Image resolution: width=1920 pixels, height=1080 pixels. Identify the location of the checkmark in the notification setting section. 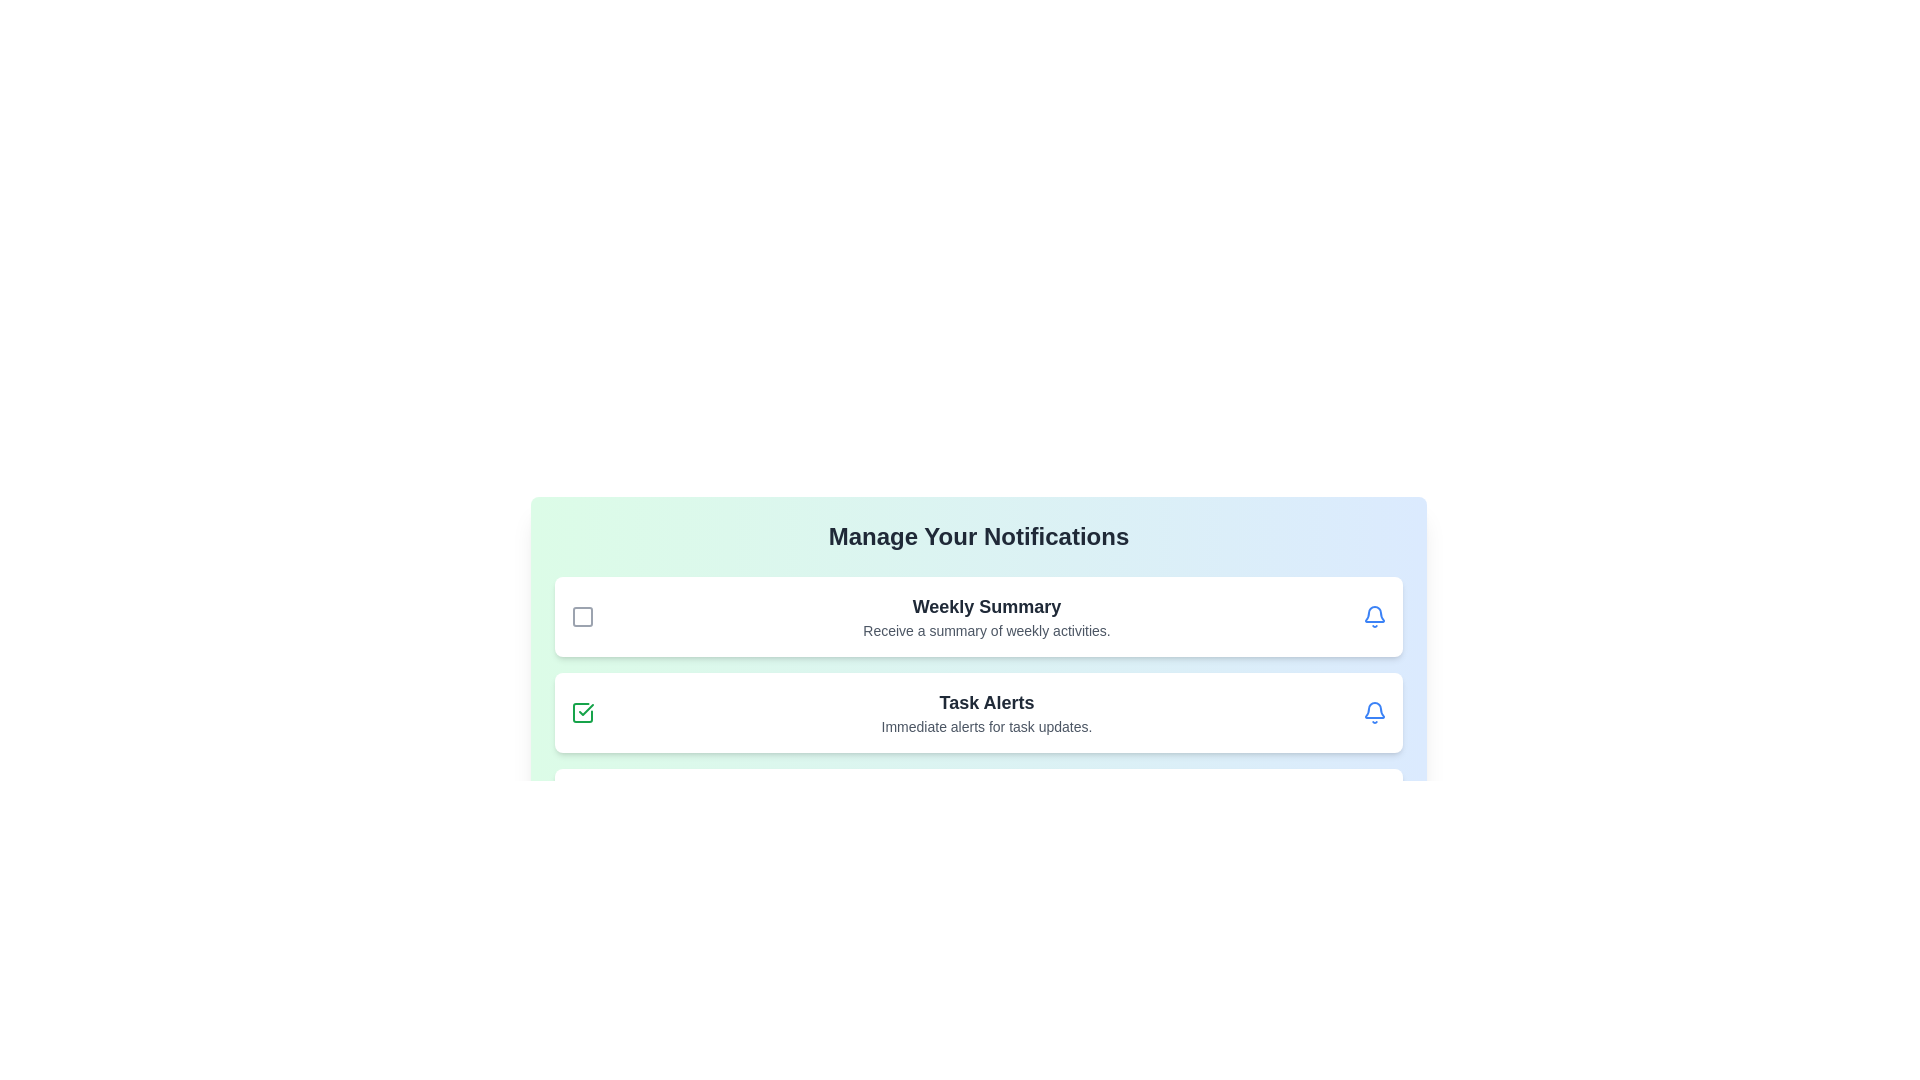
(979, 712).